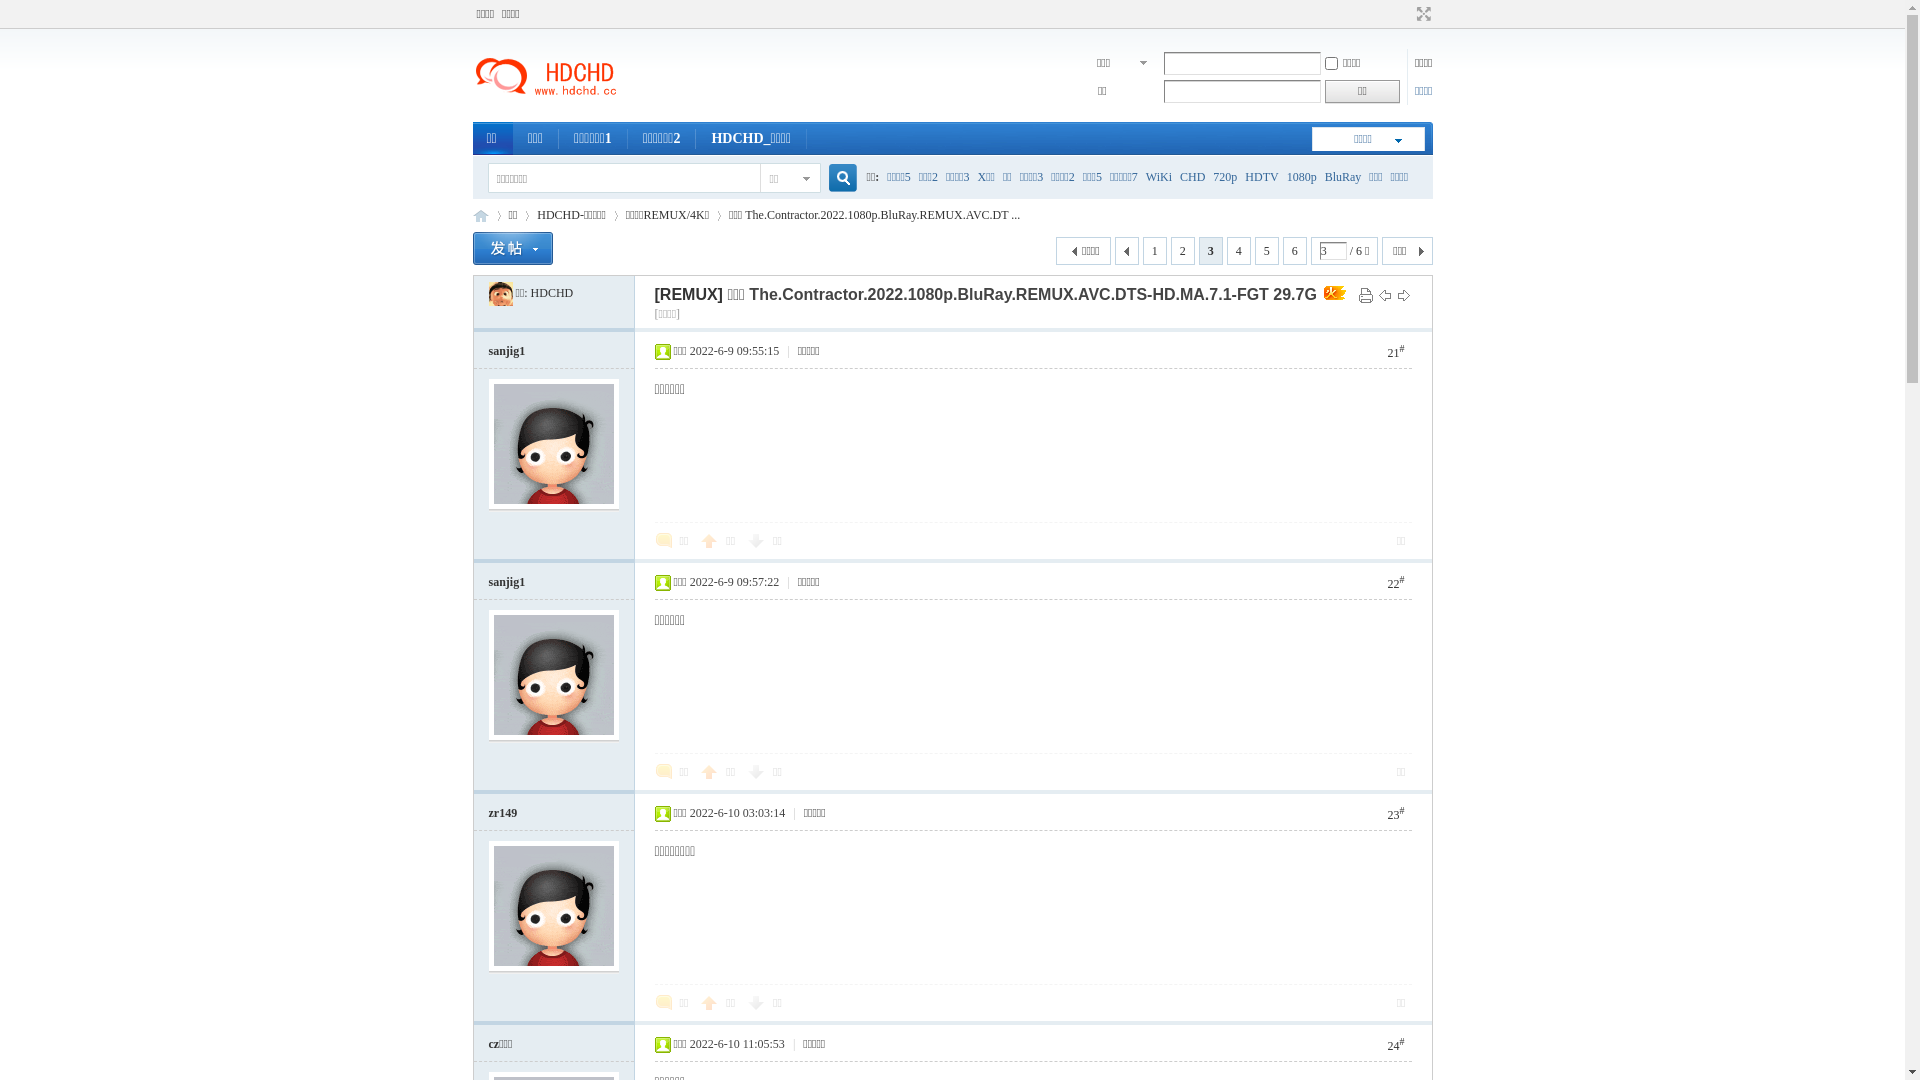 This screenshot has height=1080, width=1920. What do you see at coordinates (506, 582) in the screenshot?
I see `'sanjig1'` at bounding box center [506, 582].